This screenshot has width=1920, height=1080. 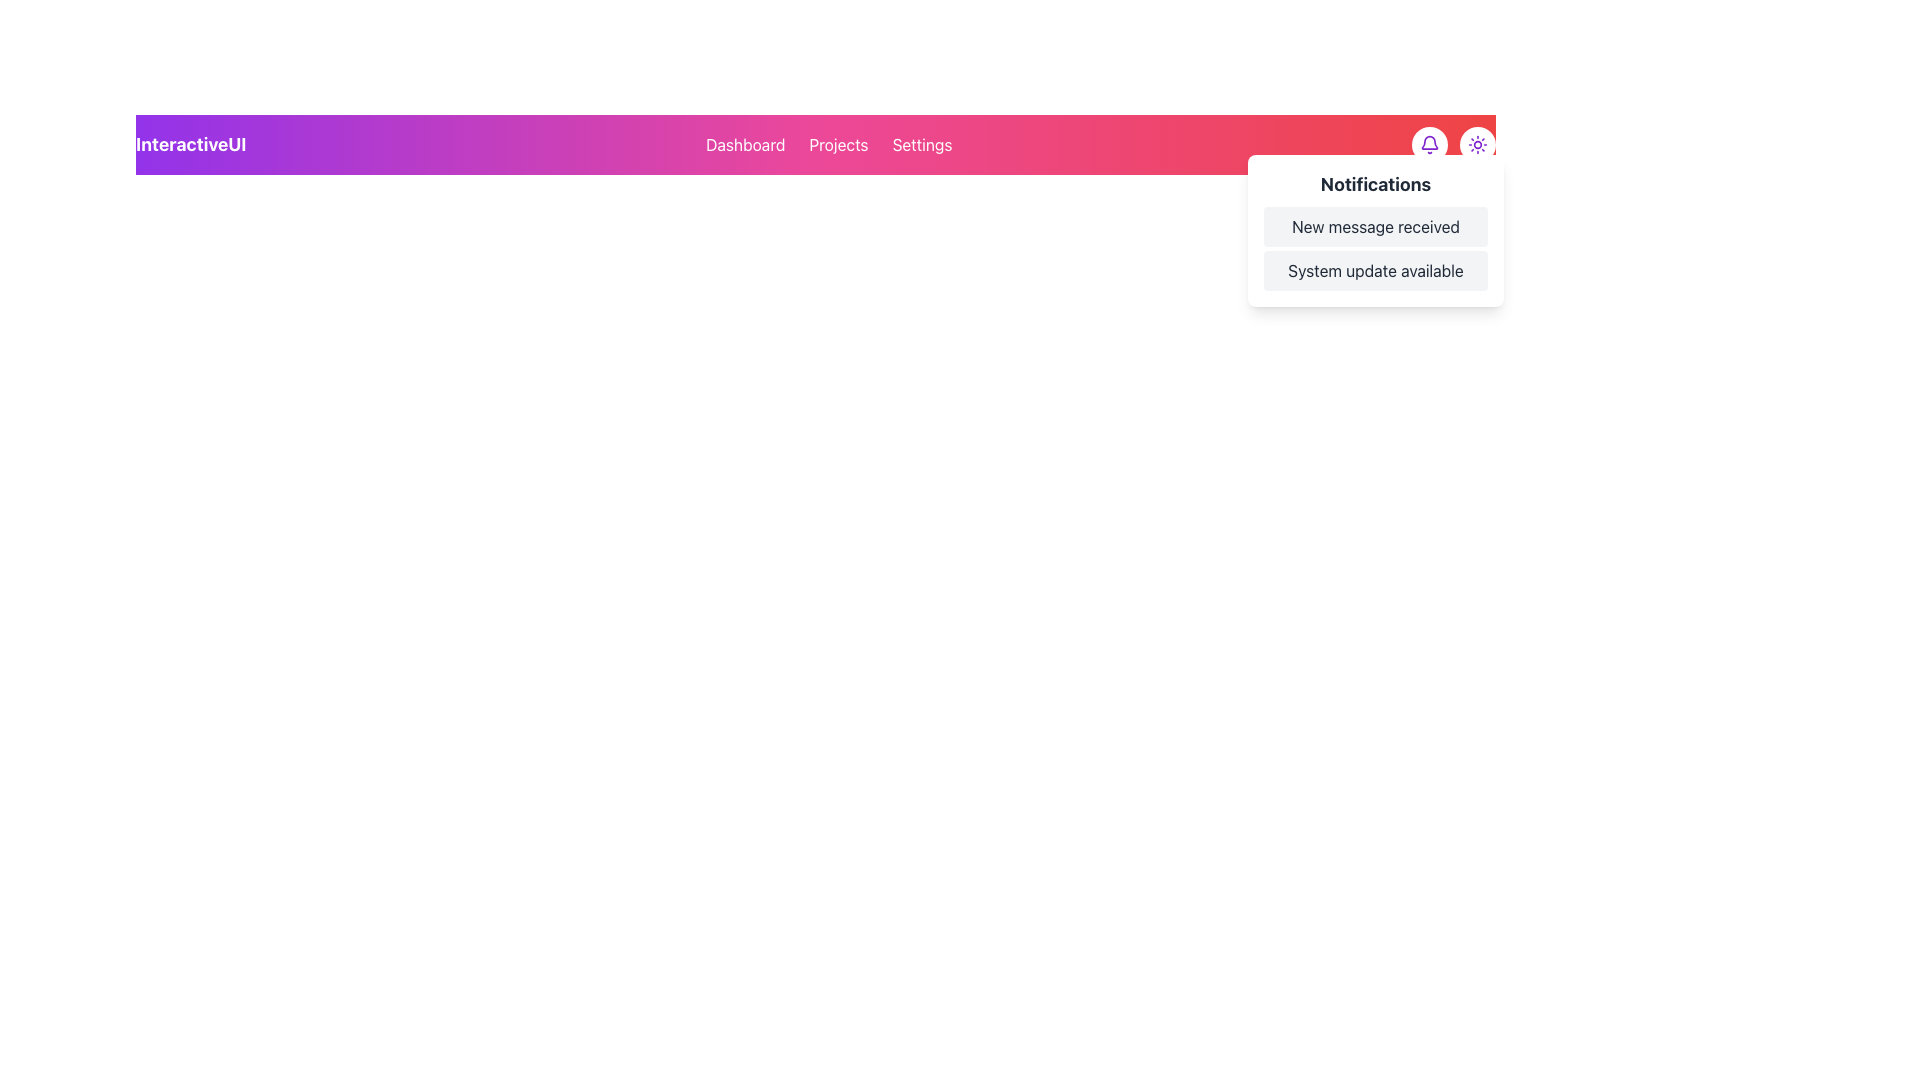 I want to click on the dropdown menu for recent notifications located at the top-right corner of the interface, directly below the notification bell icon, so click(x=1375, y=230).